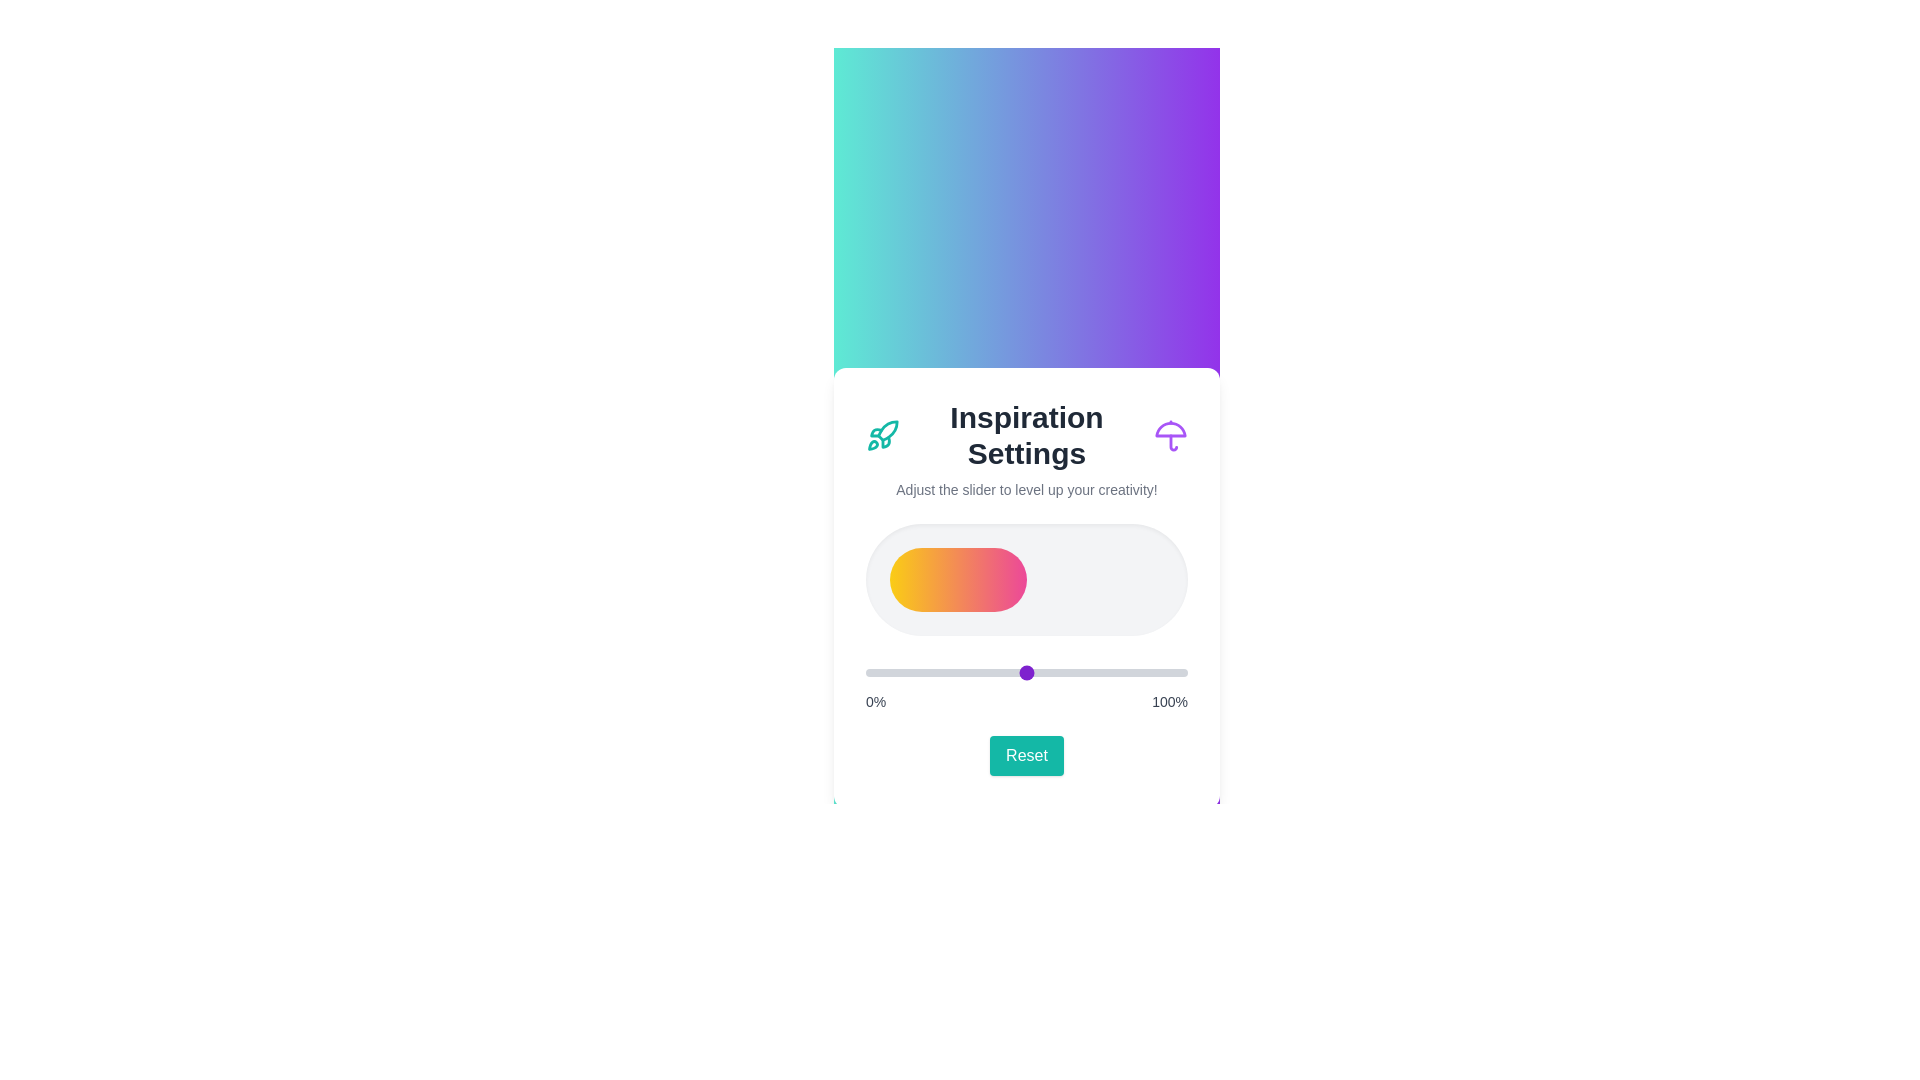 This screenshot has width=1920, height=1080. I want to click on the slider to 80%, so click(1123, 672).